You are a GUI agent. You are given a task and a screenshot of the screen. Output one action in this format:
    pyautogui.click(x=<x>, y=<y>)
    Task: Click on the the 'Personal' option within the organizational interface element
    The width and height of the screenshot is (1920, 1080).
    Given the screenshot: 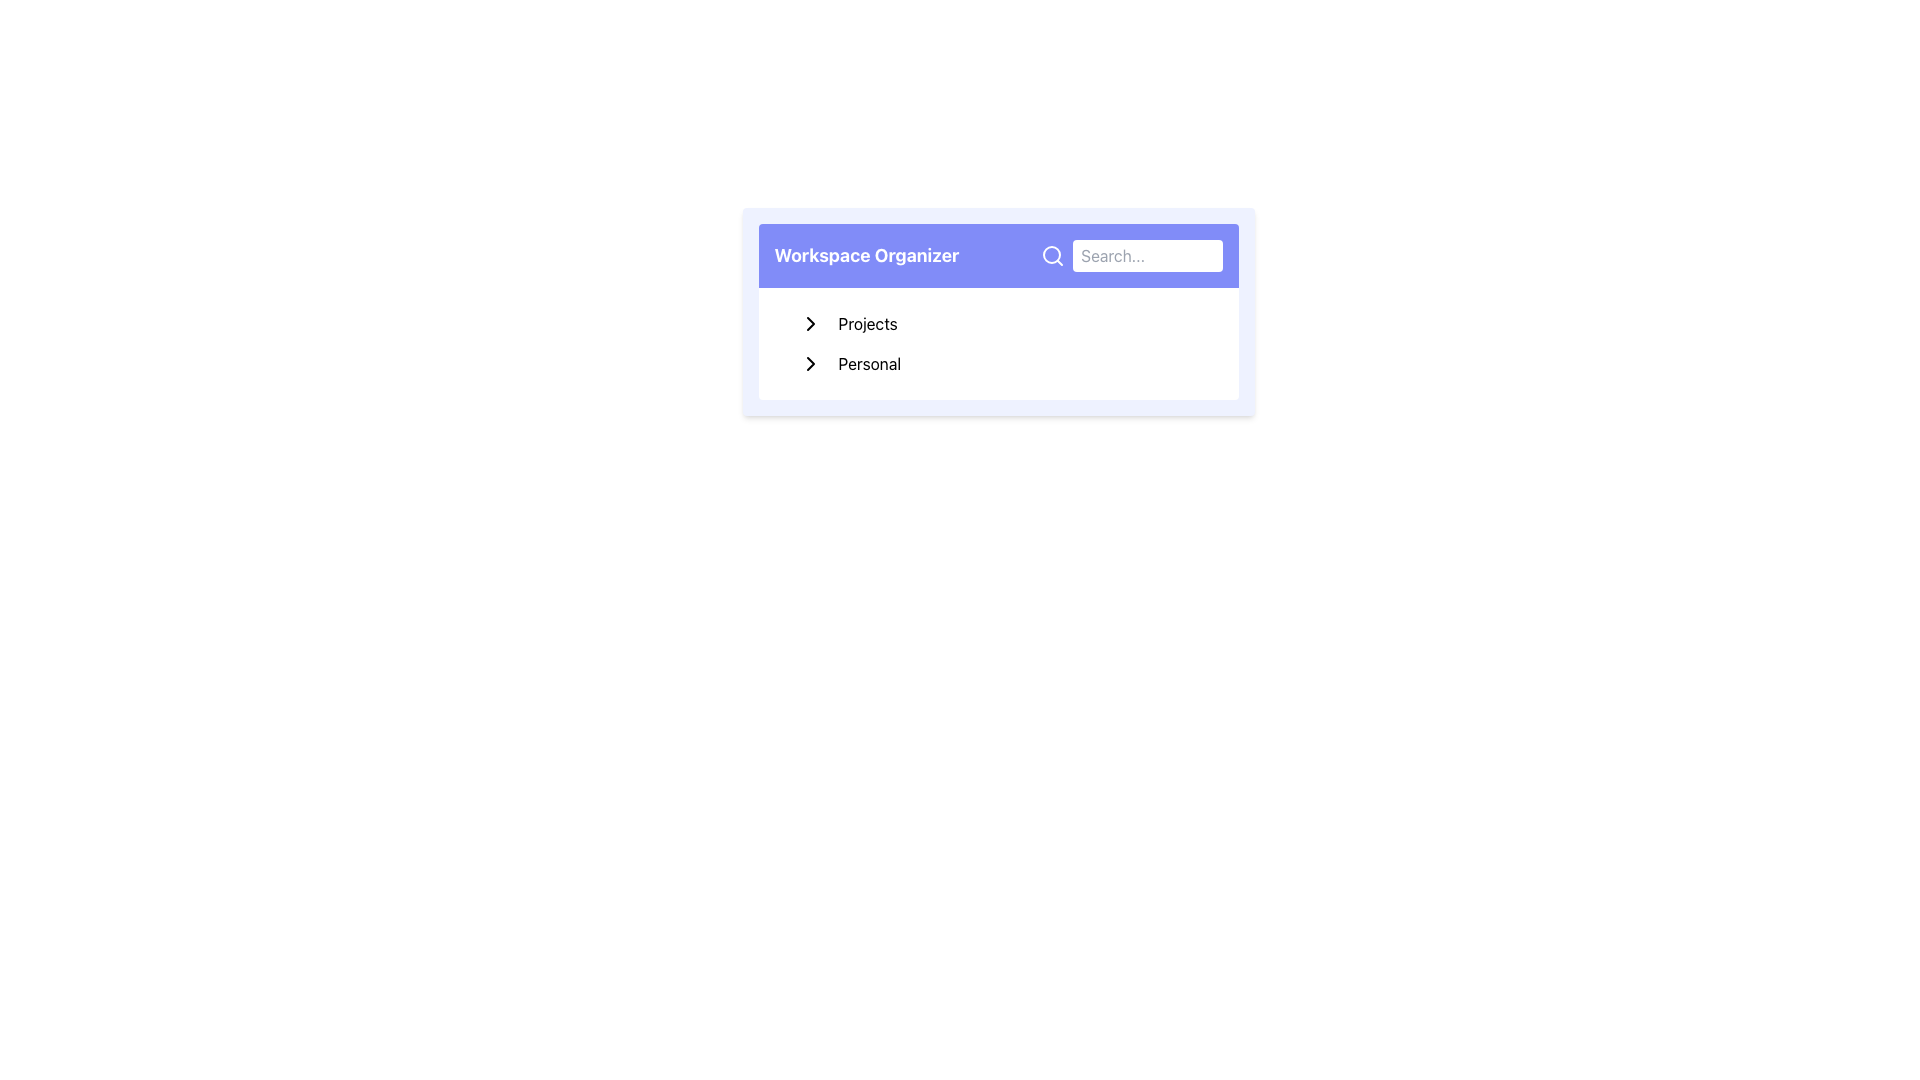 What is the action you would take?
    pyautogui.click(x=998, y=312)
    